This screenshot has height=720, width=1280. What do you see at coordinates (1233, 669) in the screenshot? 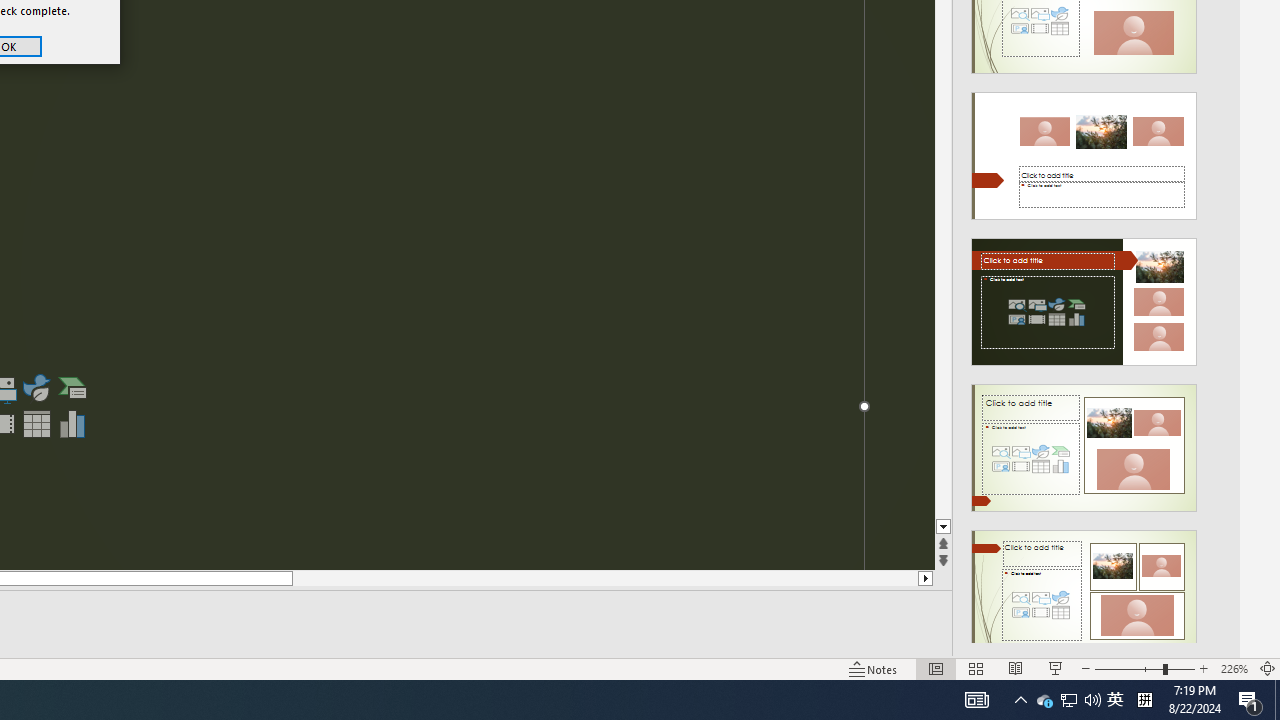
I see `'Zoom 226%'` at bounding box center [1233, 669].